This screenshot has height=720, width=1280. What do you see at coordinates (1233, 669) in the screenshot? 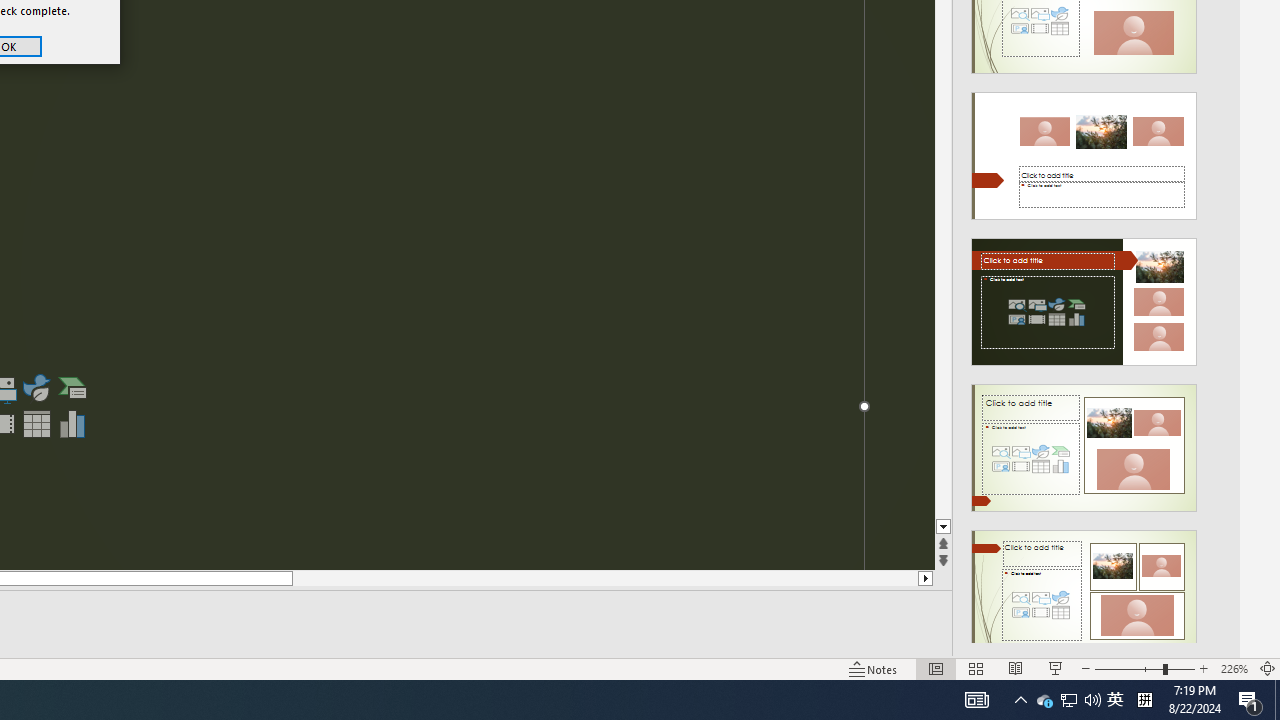
I see `'Zoom 226%'` at bounding box center [1233, 669].